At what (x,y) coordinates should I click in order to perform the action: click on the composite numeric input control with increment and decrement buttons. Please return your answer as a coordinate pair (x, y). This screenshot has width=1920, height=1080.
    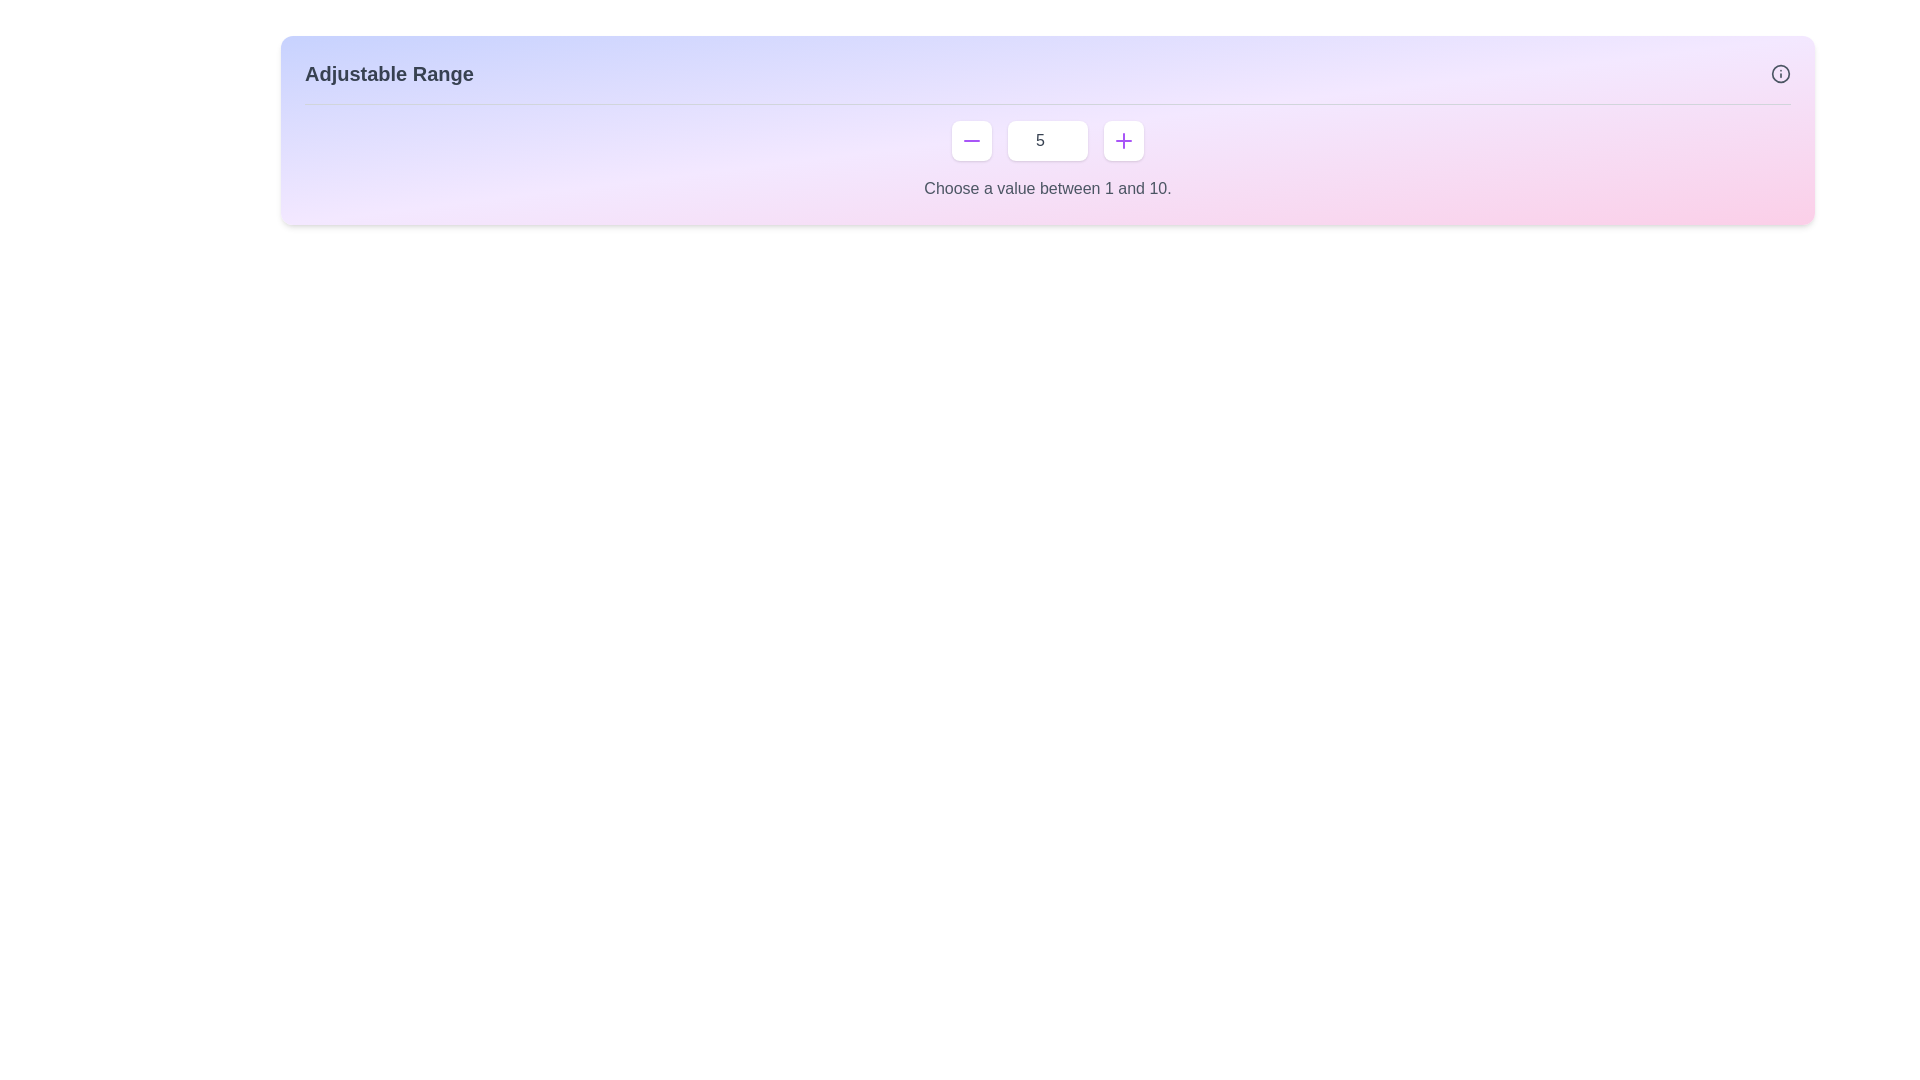
    Looking at the image, I should click on (1046, 160).